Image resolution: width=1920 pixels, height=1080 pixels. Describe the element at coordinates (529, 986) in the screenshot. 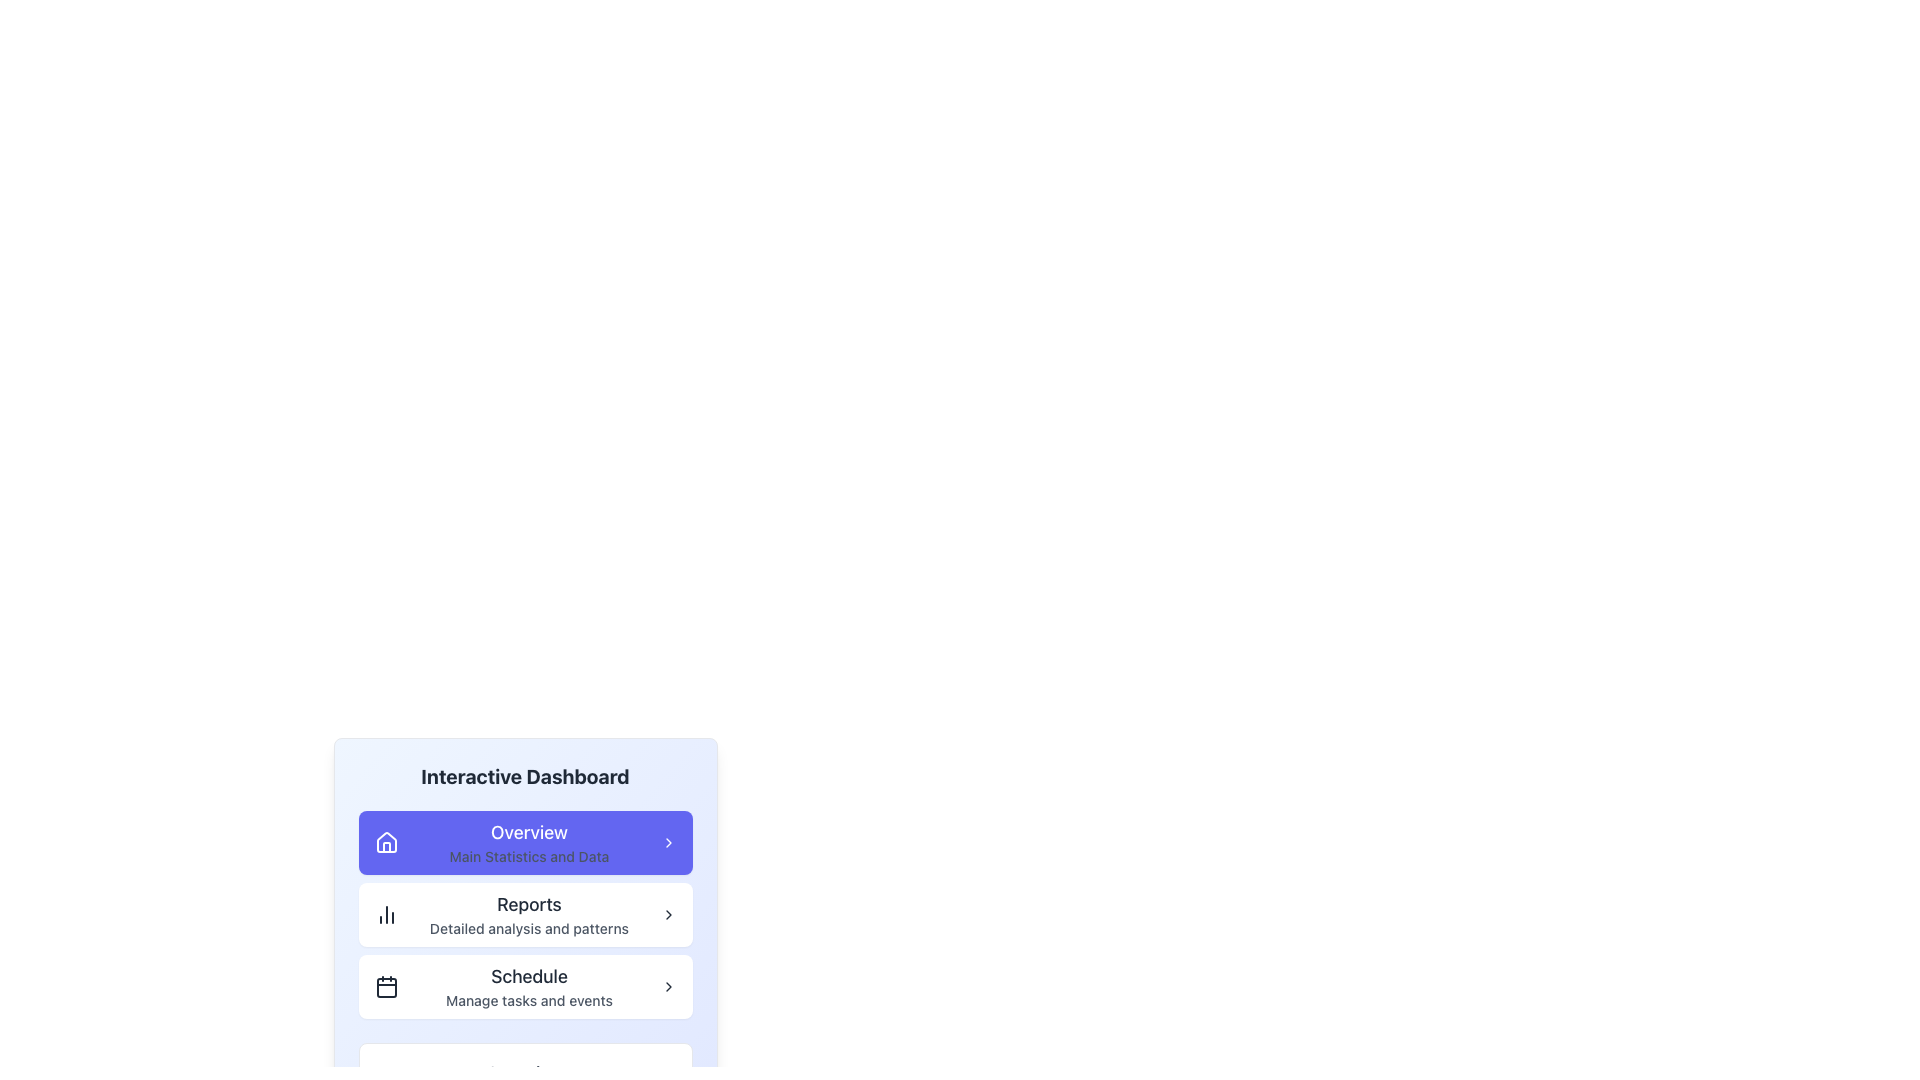

I see `the 'Schedule' text component within the menu item that includes an icon on the left and a chevron on the right, positioned below 'Interactive Dashboard'` at that location.